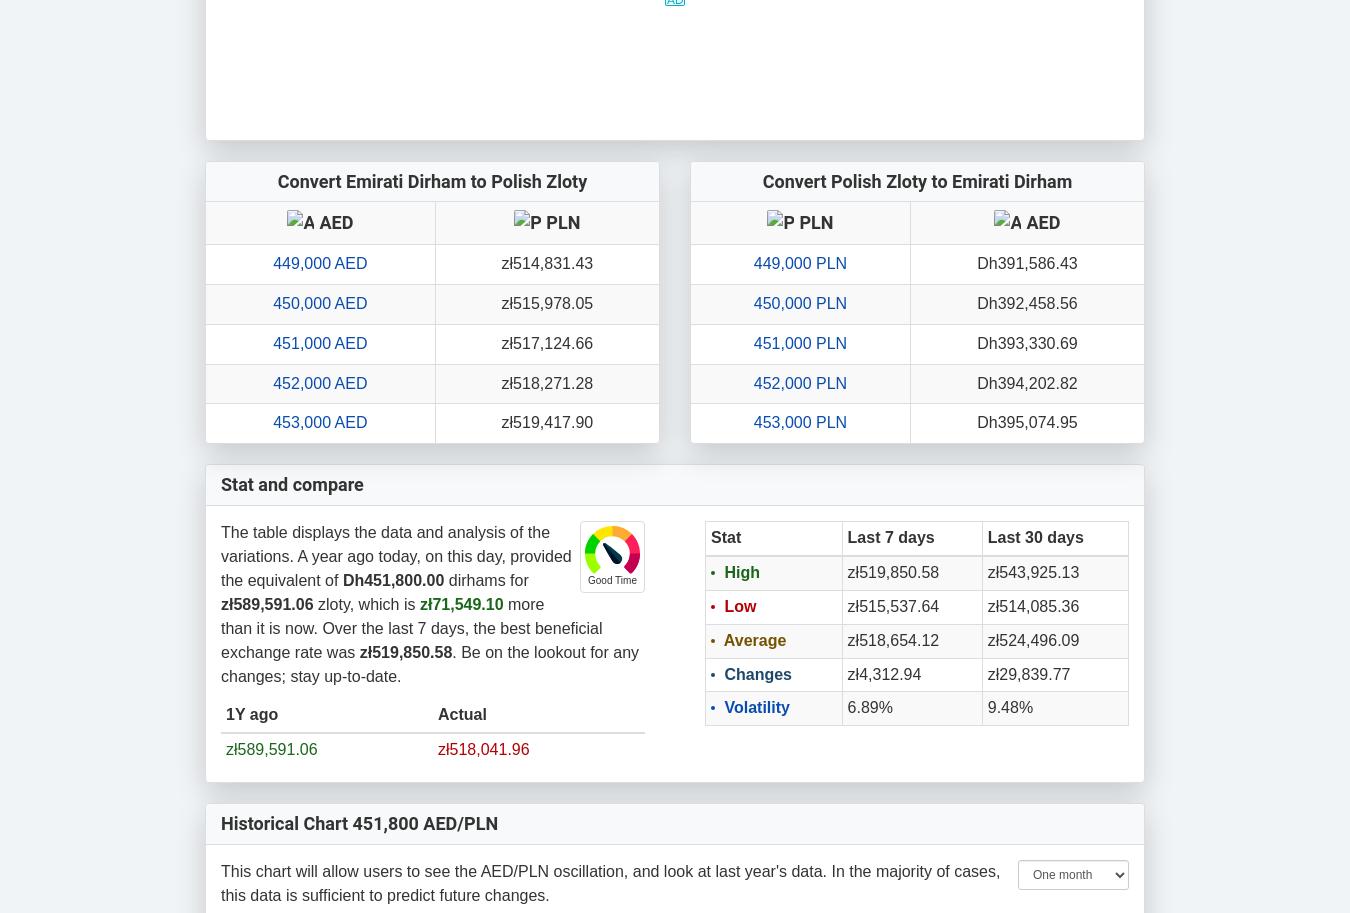 The height and width of the screenshot is (913, 1350). I want to click on 'zł514,085.36', so click(1033, 605).